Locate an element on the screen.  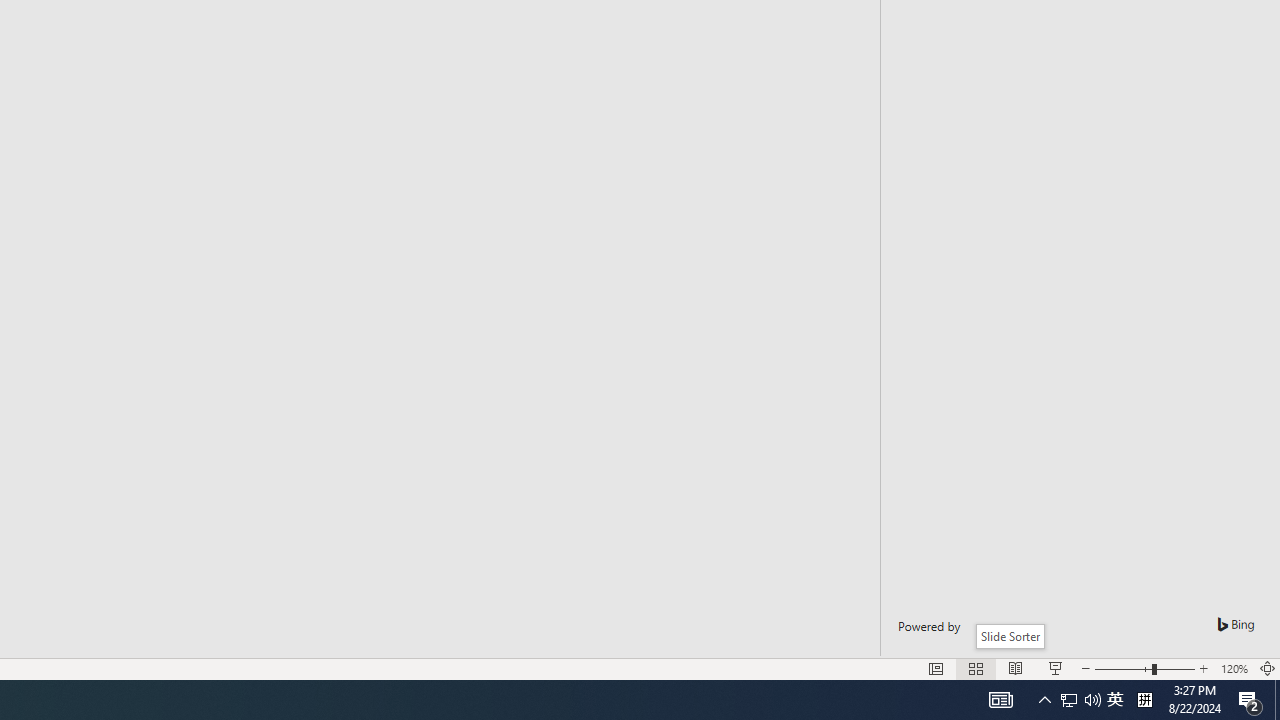
'Slide Sorter' is located at coordinates (1009, 636).